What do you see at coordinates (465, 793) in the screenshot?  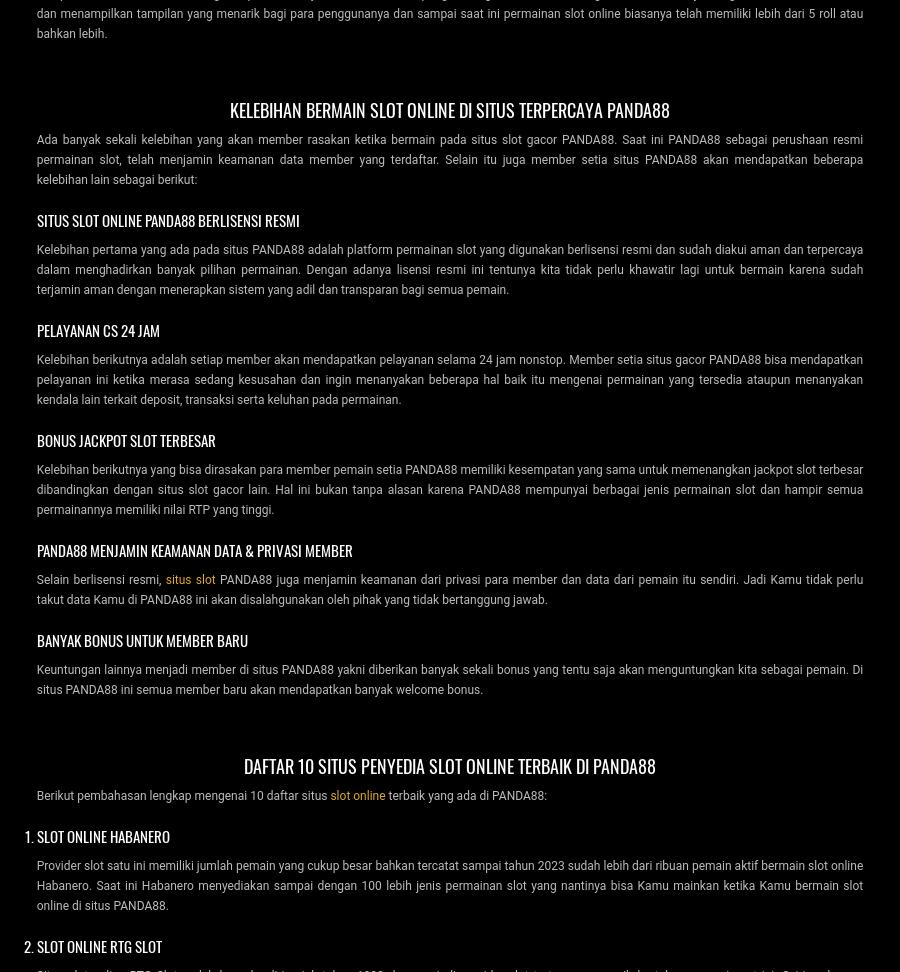 I see `'terbaik yang ada di PANDA88:'` at bounding box center [465, 793].